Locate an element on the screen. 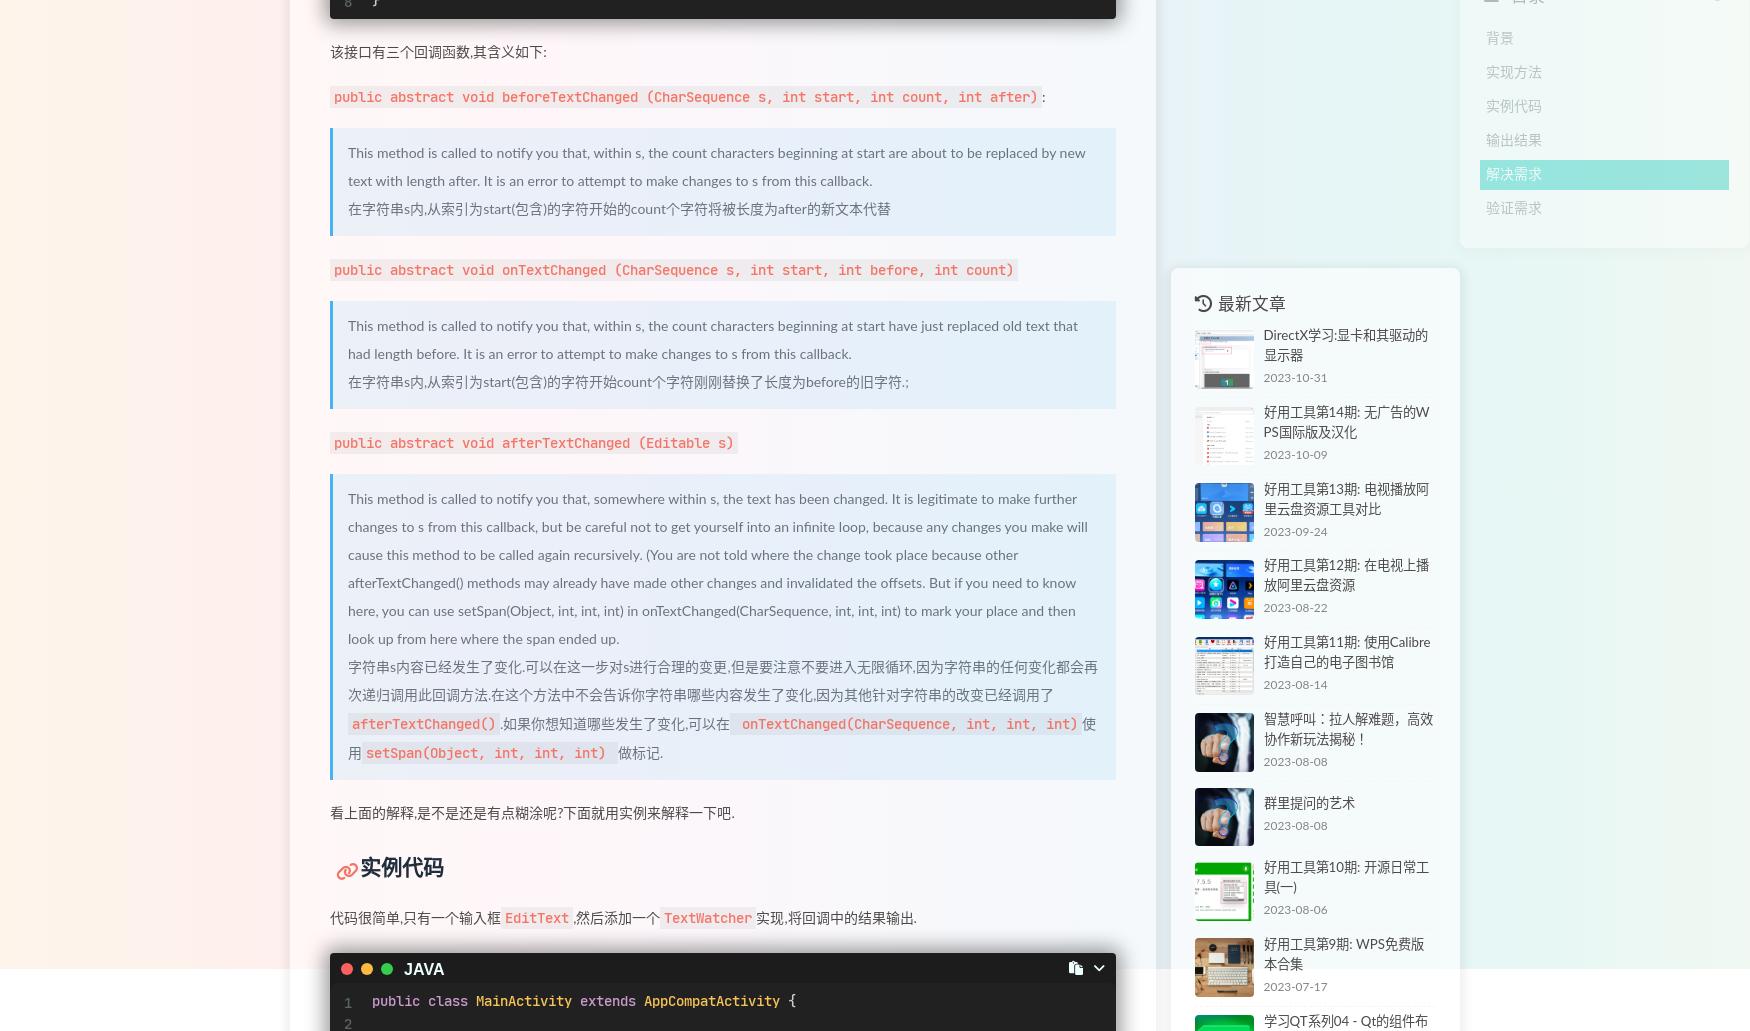 The width and height of the screenshot is (1750, 1031). '在字符串s内,从索引为start(包含)的字符开始count个字符刚刚替换了长度为before的旧字符.;' is located at coordinates (348, 382).